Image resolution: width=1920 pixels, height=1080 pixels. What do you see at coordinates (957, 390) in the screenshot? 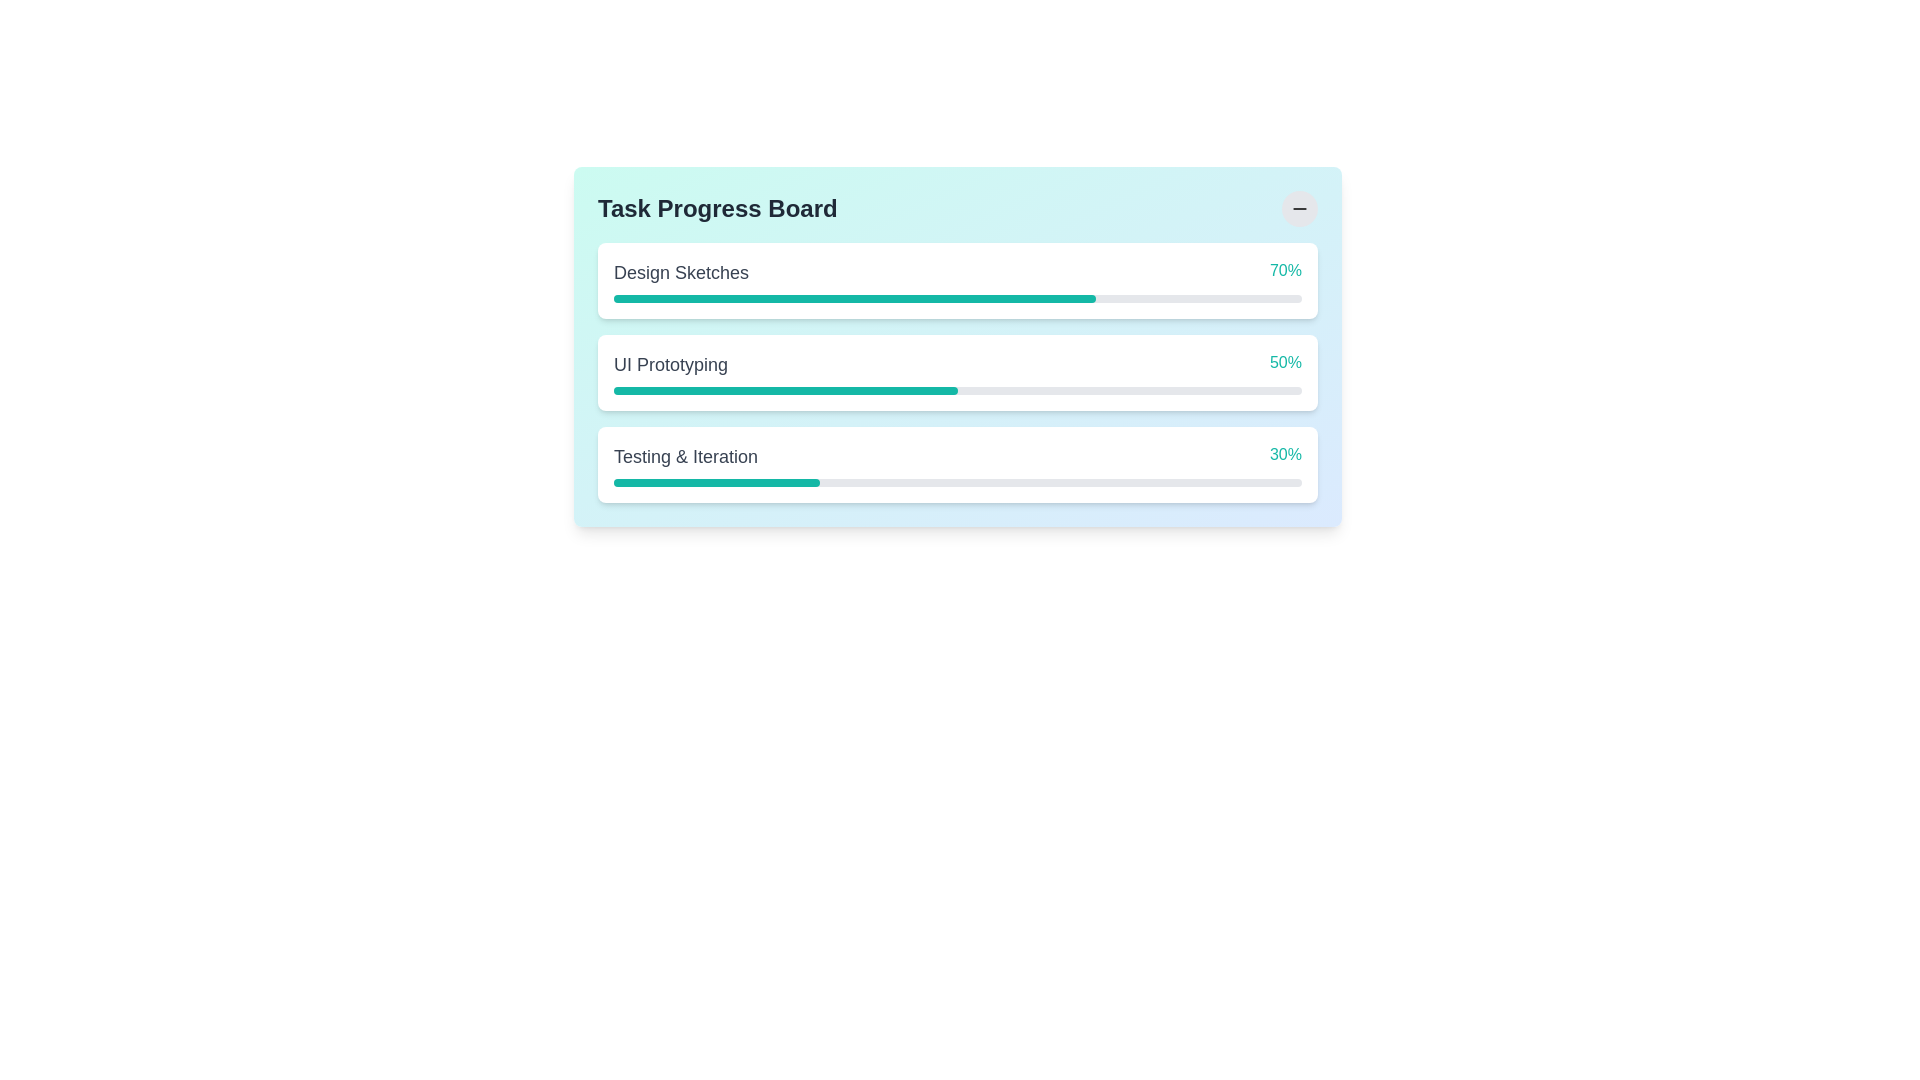
I see `the second progress bar in the 'Task Progress Board' that visually displays 50% completion for the 'UI Prototyping' task` at bounding box center [957, 390].